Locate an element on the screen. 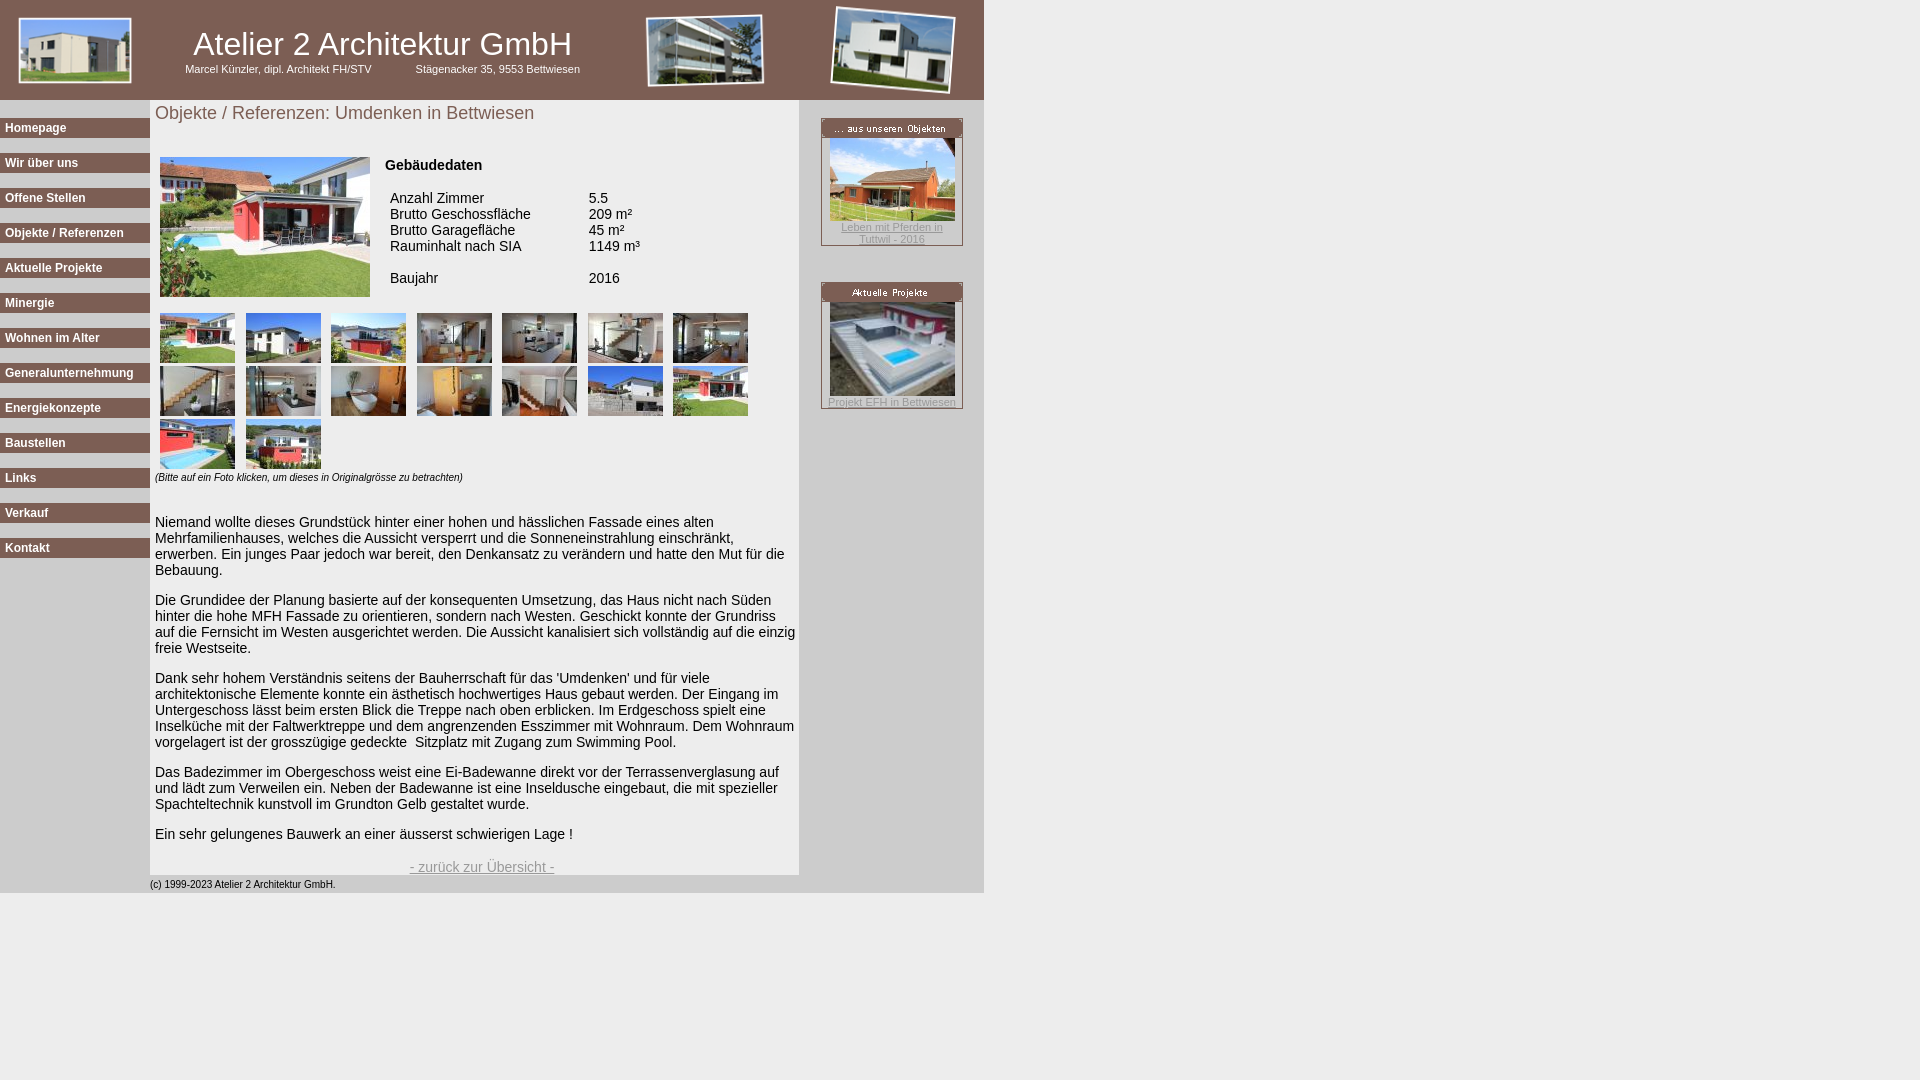 This screenshot has height=1080, width=1920. 'Wohnen im Alter' is located at coordinates (4, 337).